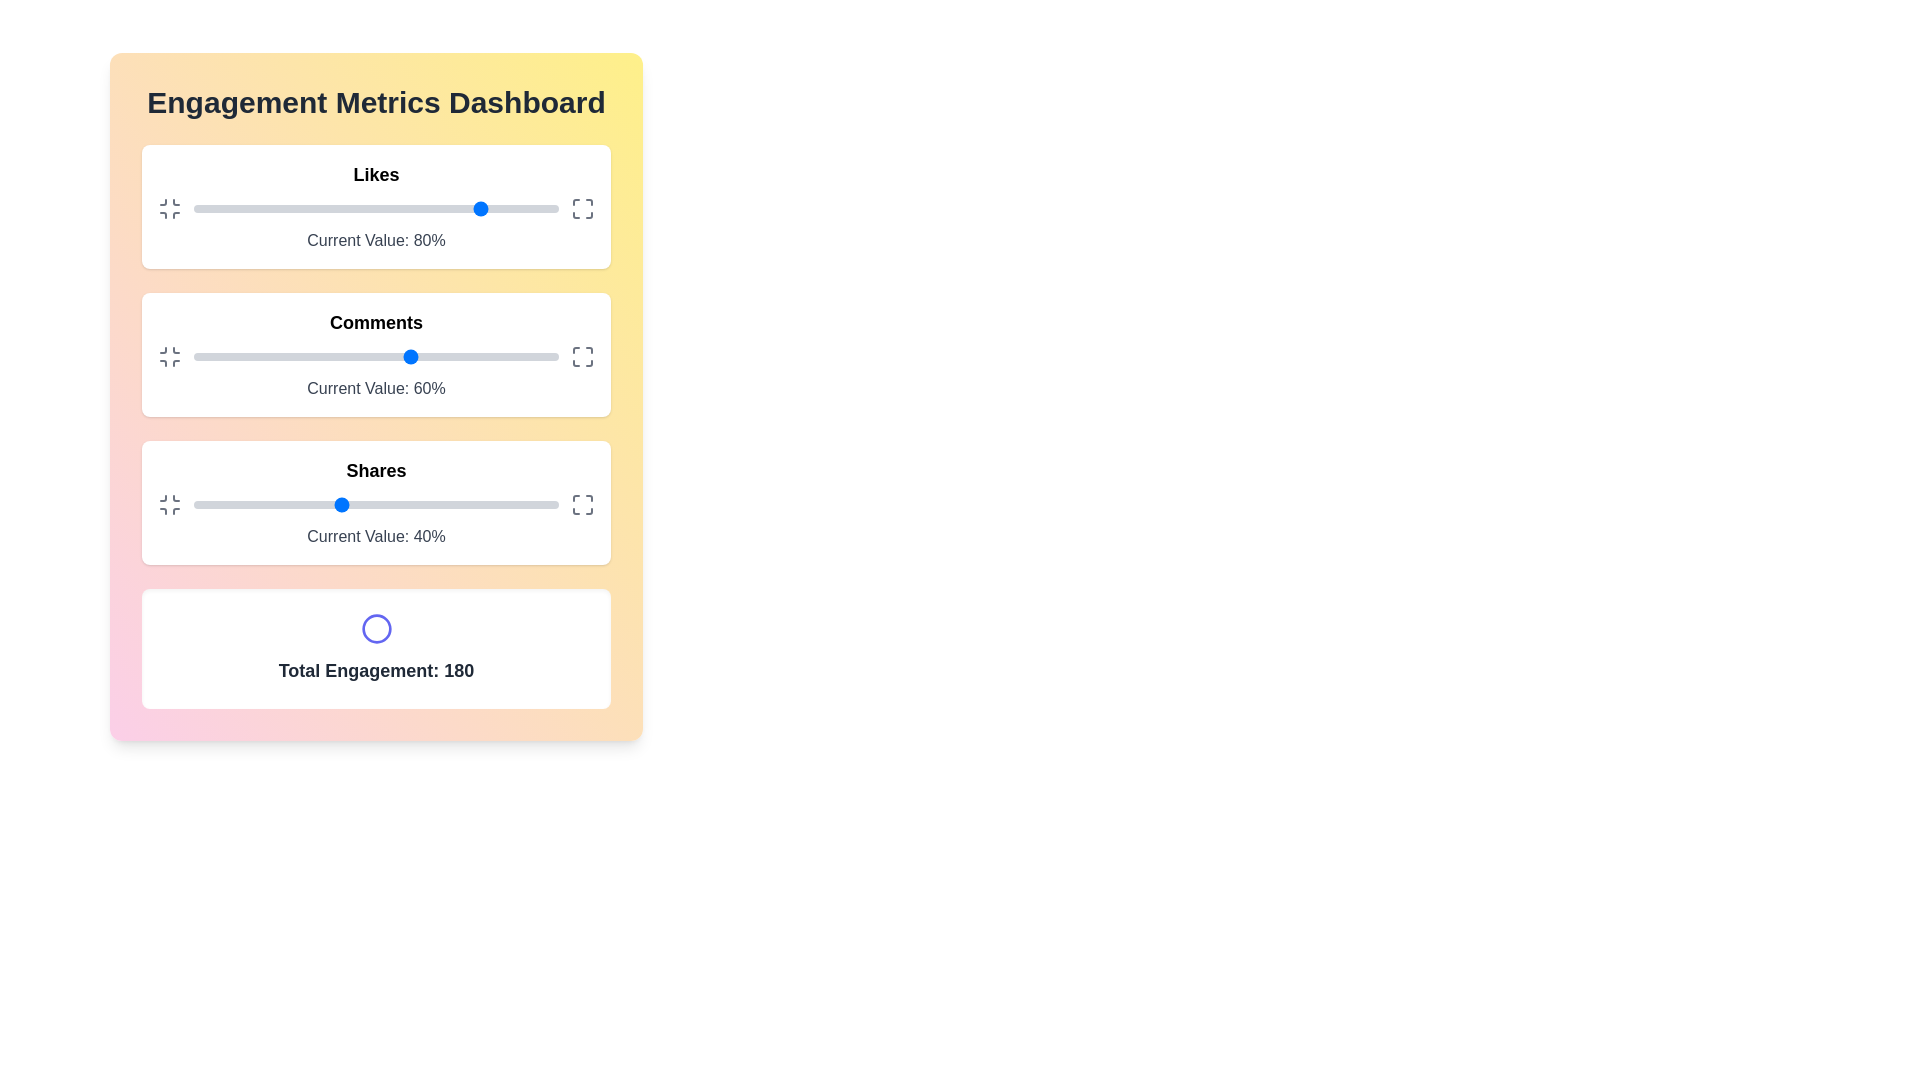  I want to click on the 'Likes' slider, so click(240, 208).